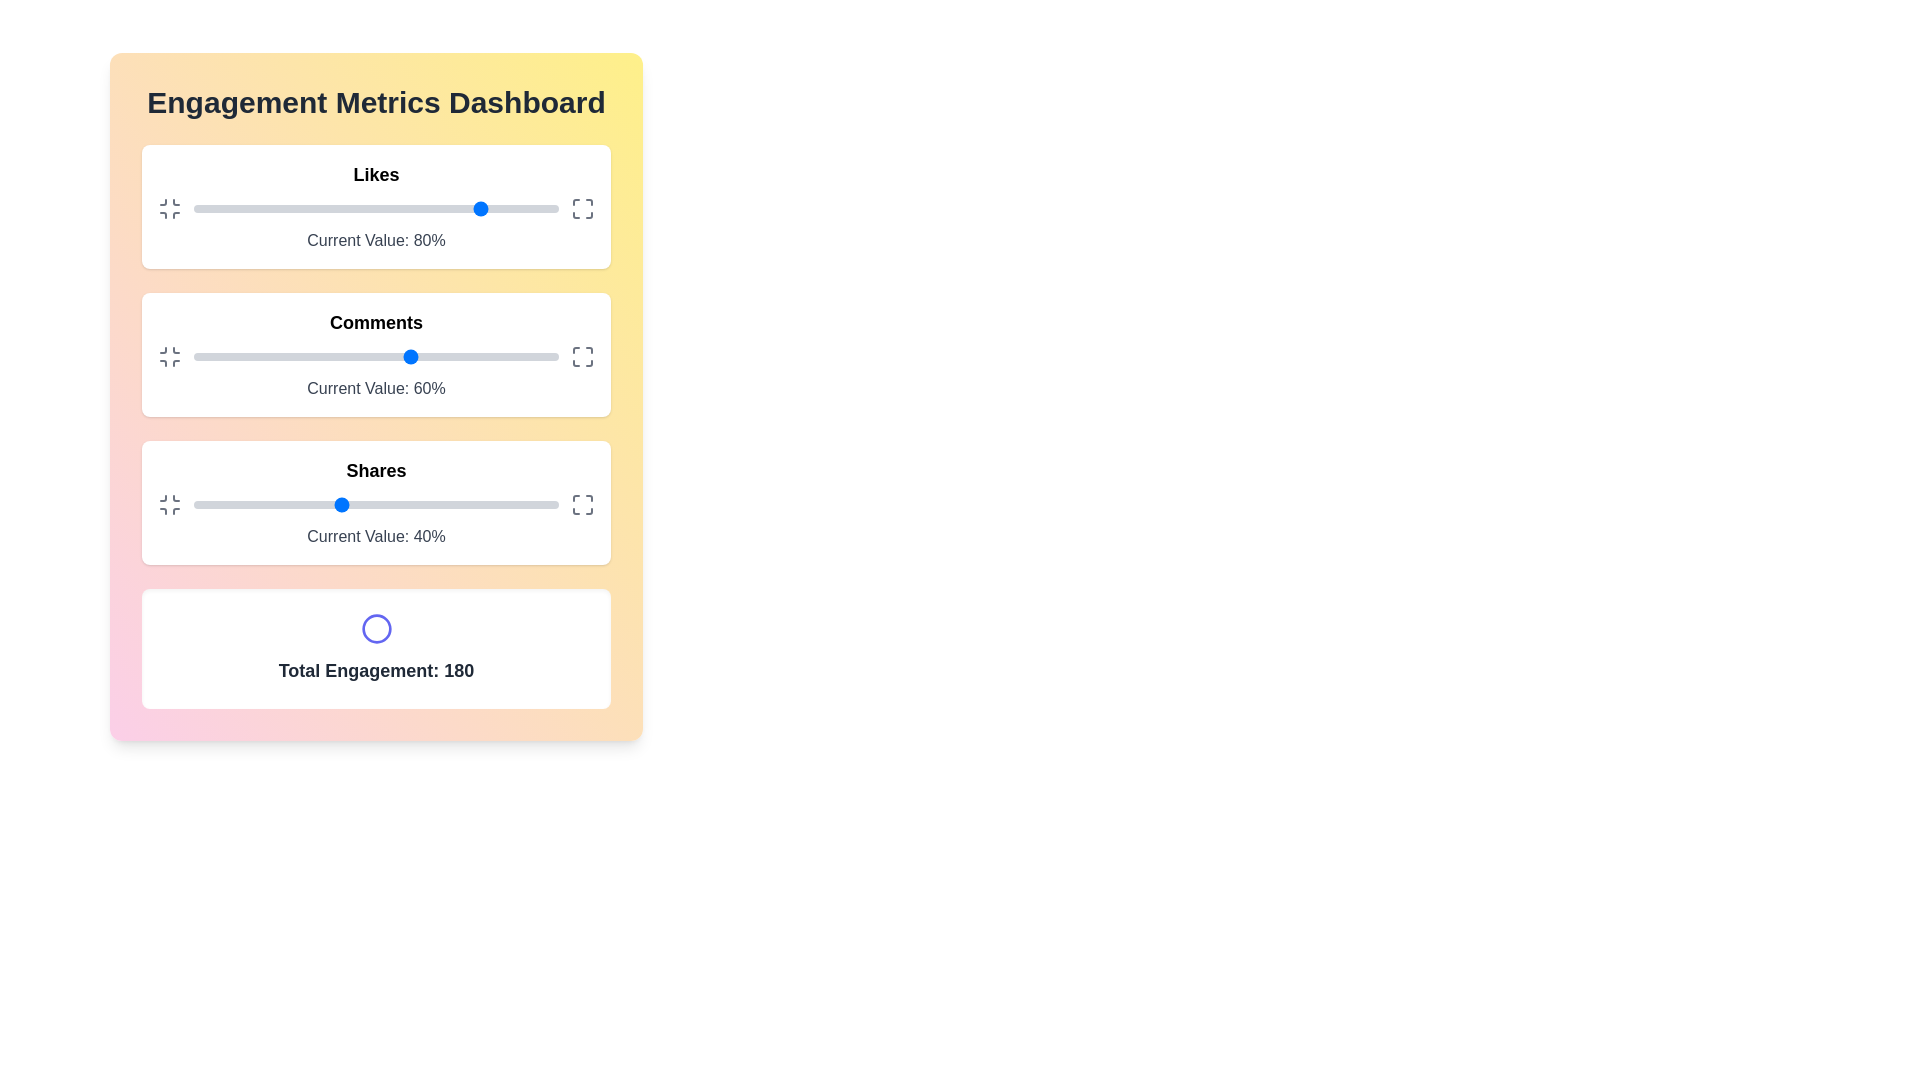  I want to click on the 'Likes' slider, so click(240, 208).